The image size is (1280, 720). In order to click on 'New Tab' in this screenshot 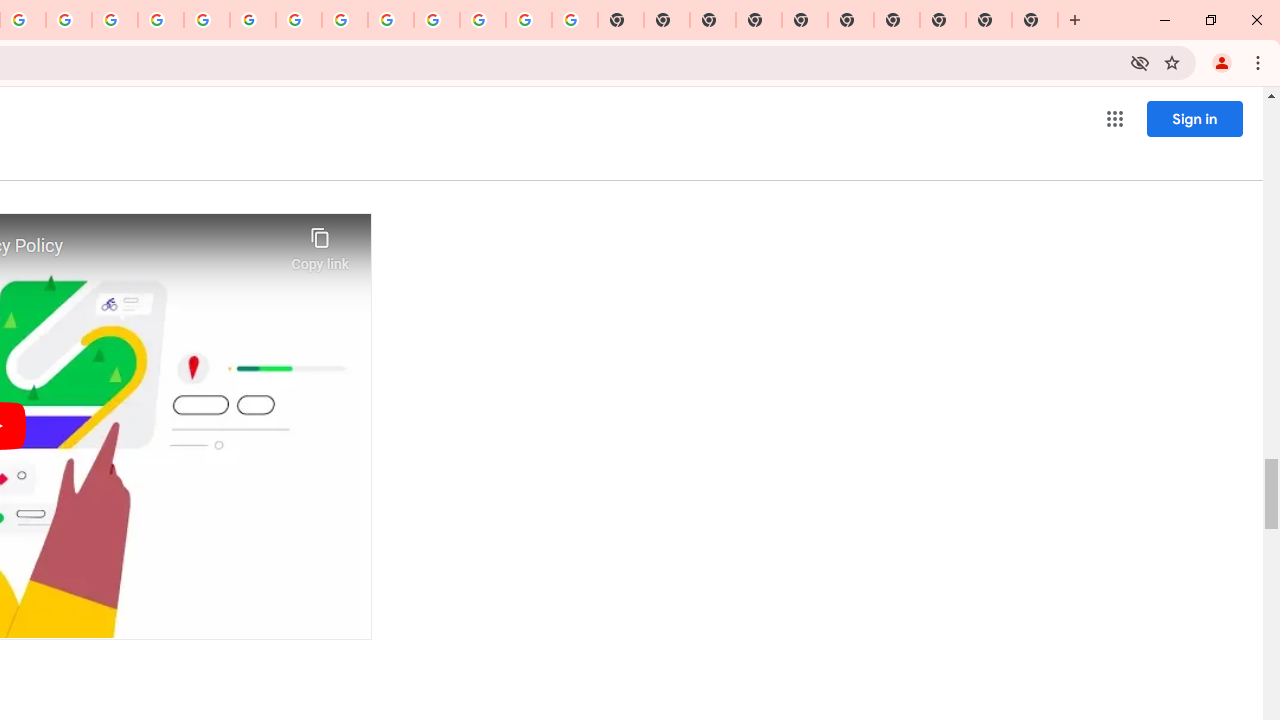, I will do `click(1035, 20)`.